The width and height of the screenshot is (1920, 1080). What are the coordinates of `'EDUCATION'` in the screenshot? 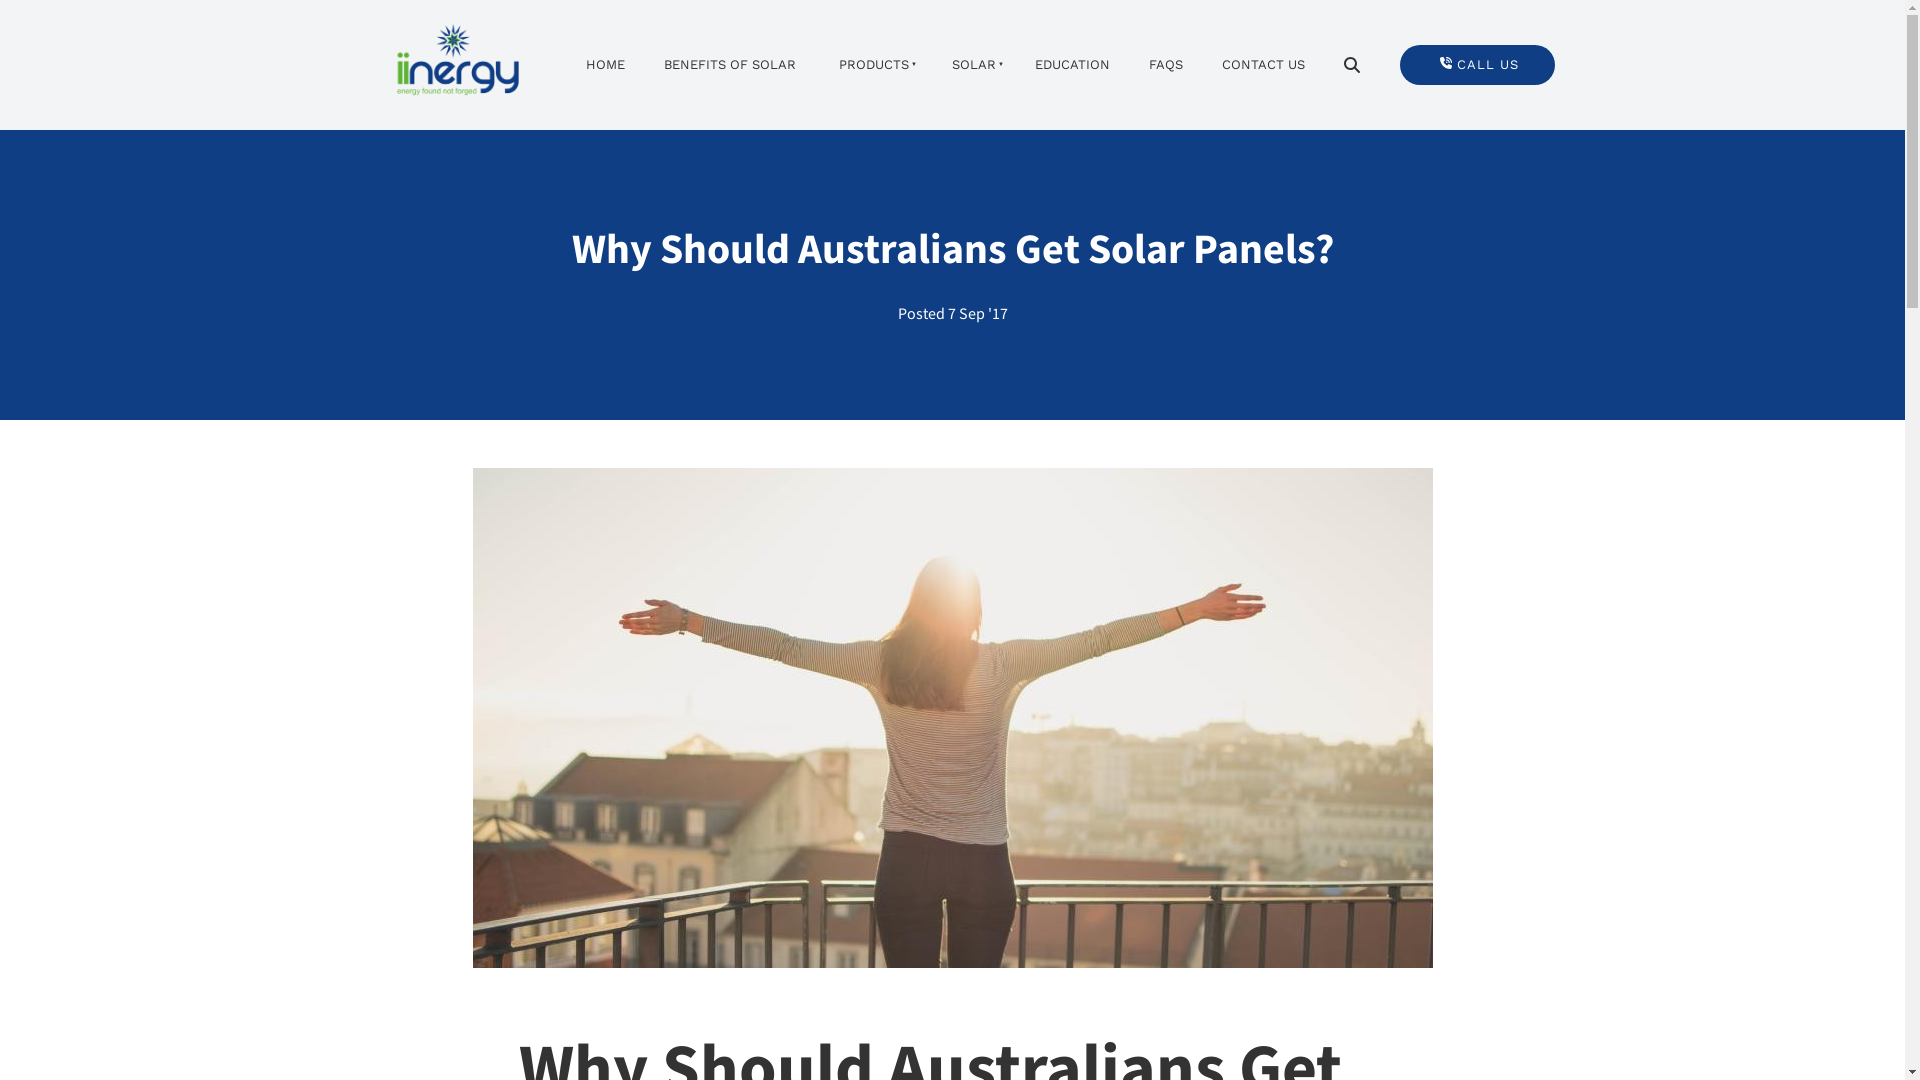 It's located at (1072, 64).